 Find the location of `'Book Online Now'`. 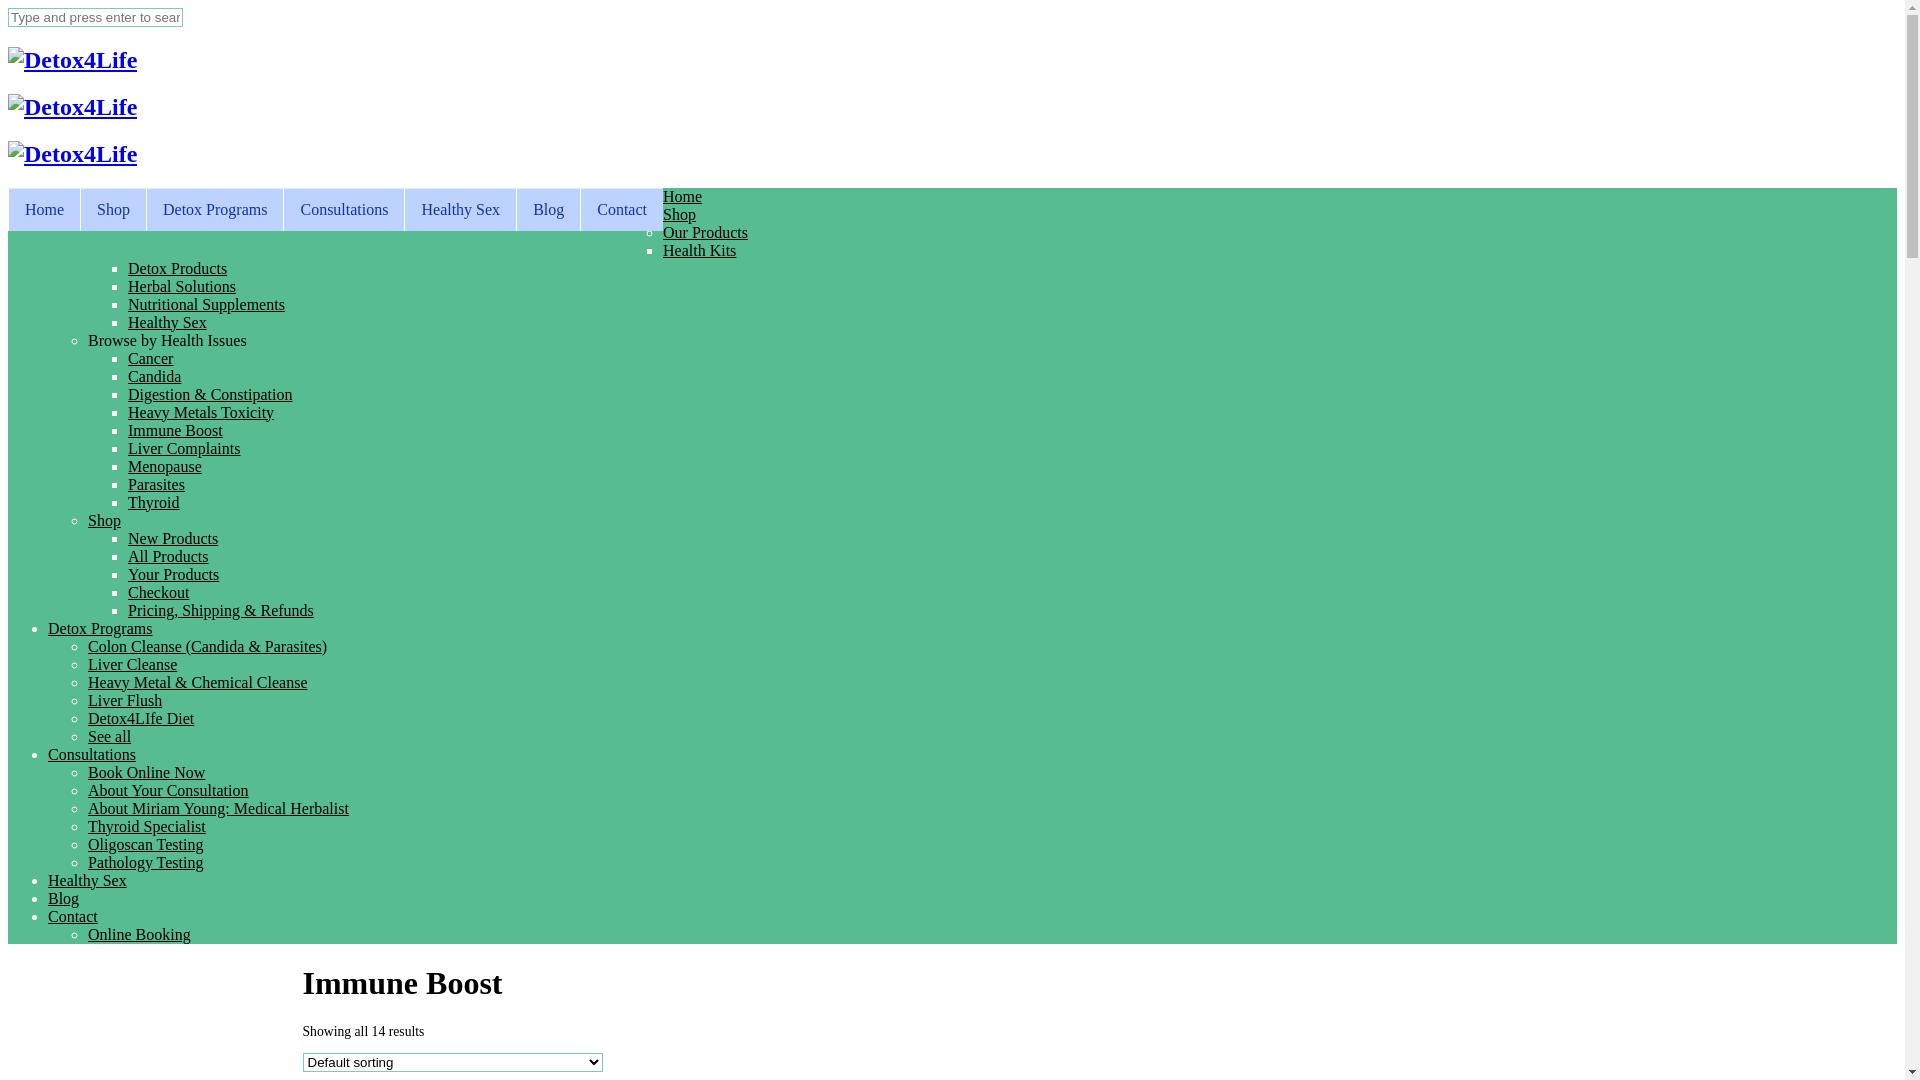

'Book Online Now' is located at coordinates (145, 771).